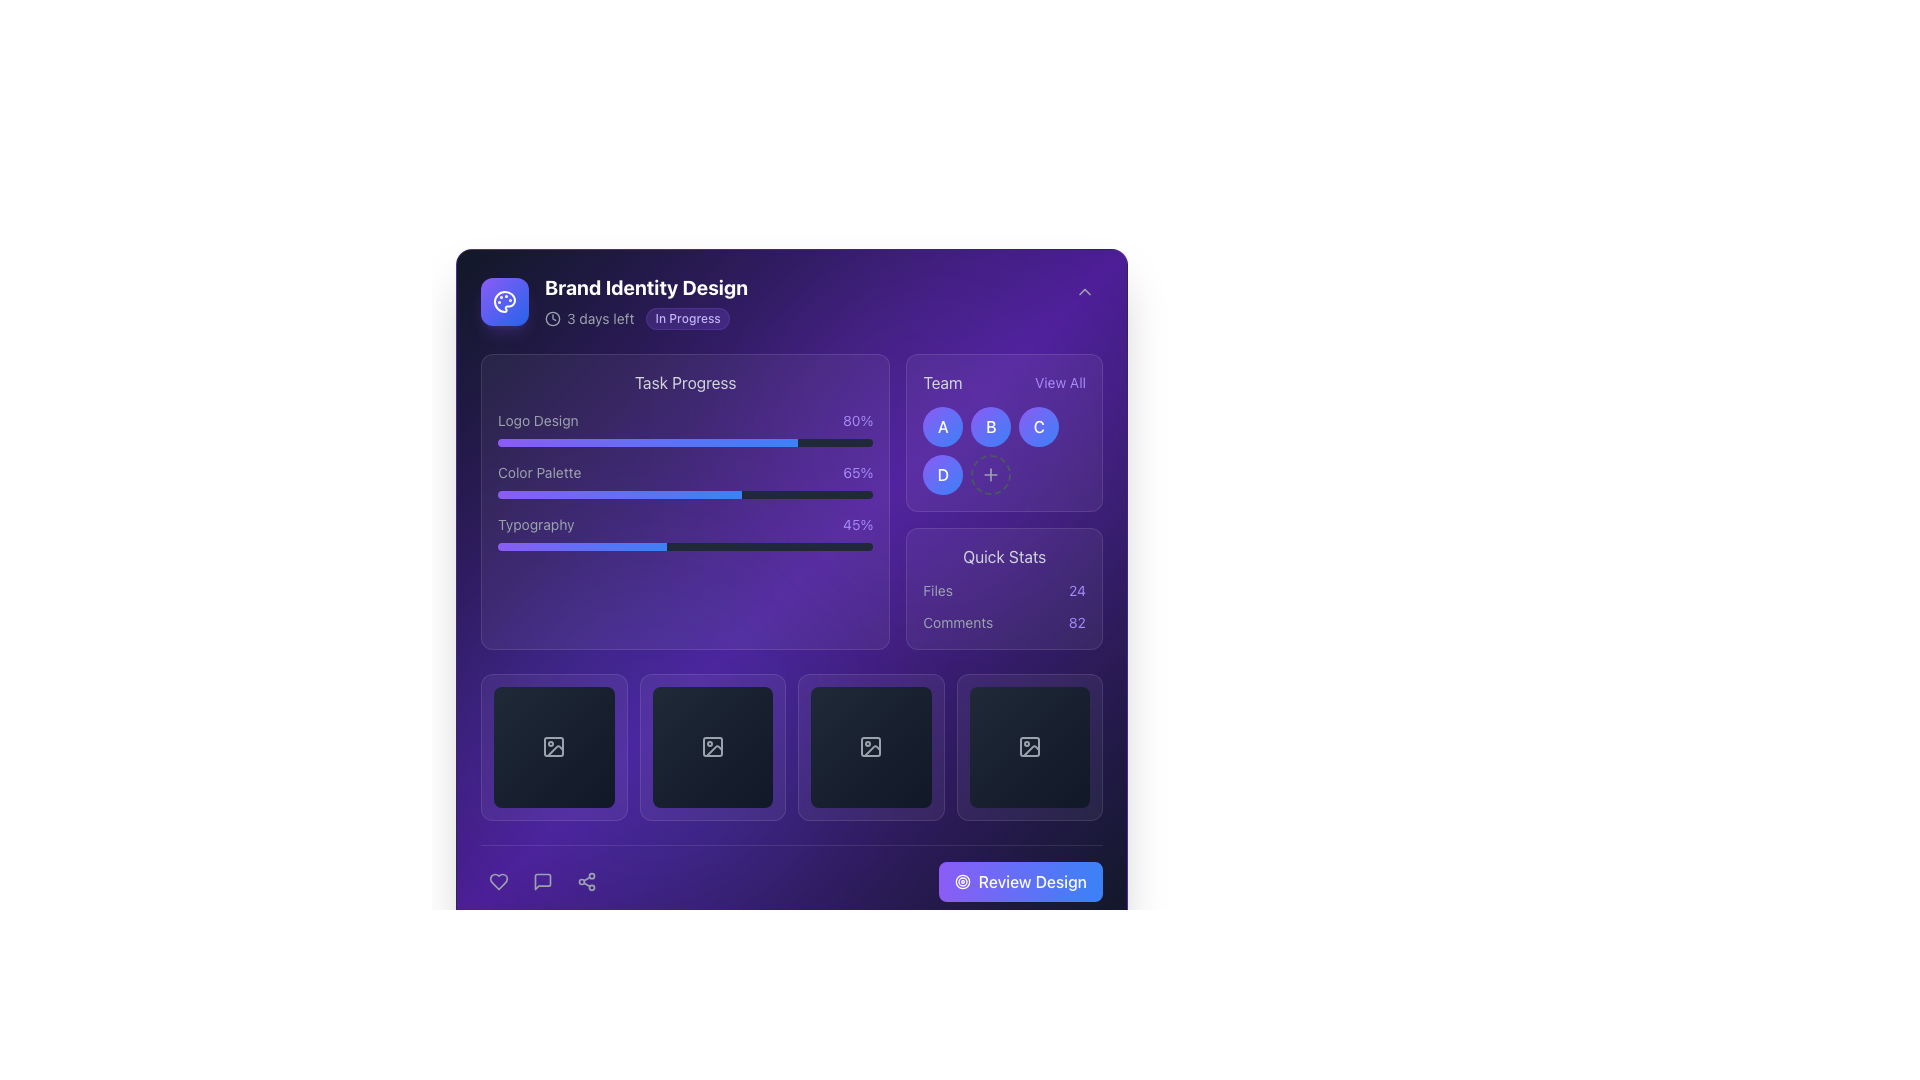  I want to click on the circular button with a plus sign in the 'Team' section, so click(1003, 500).